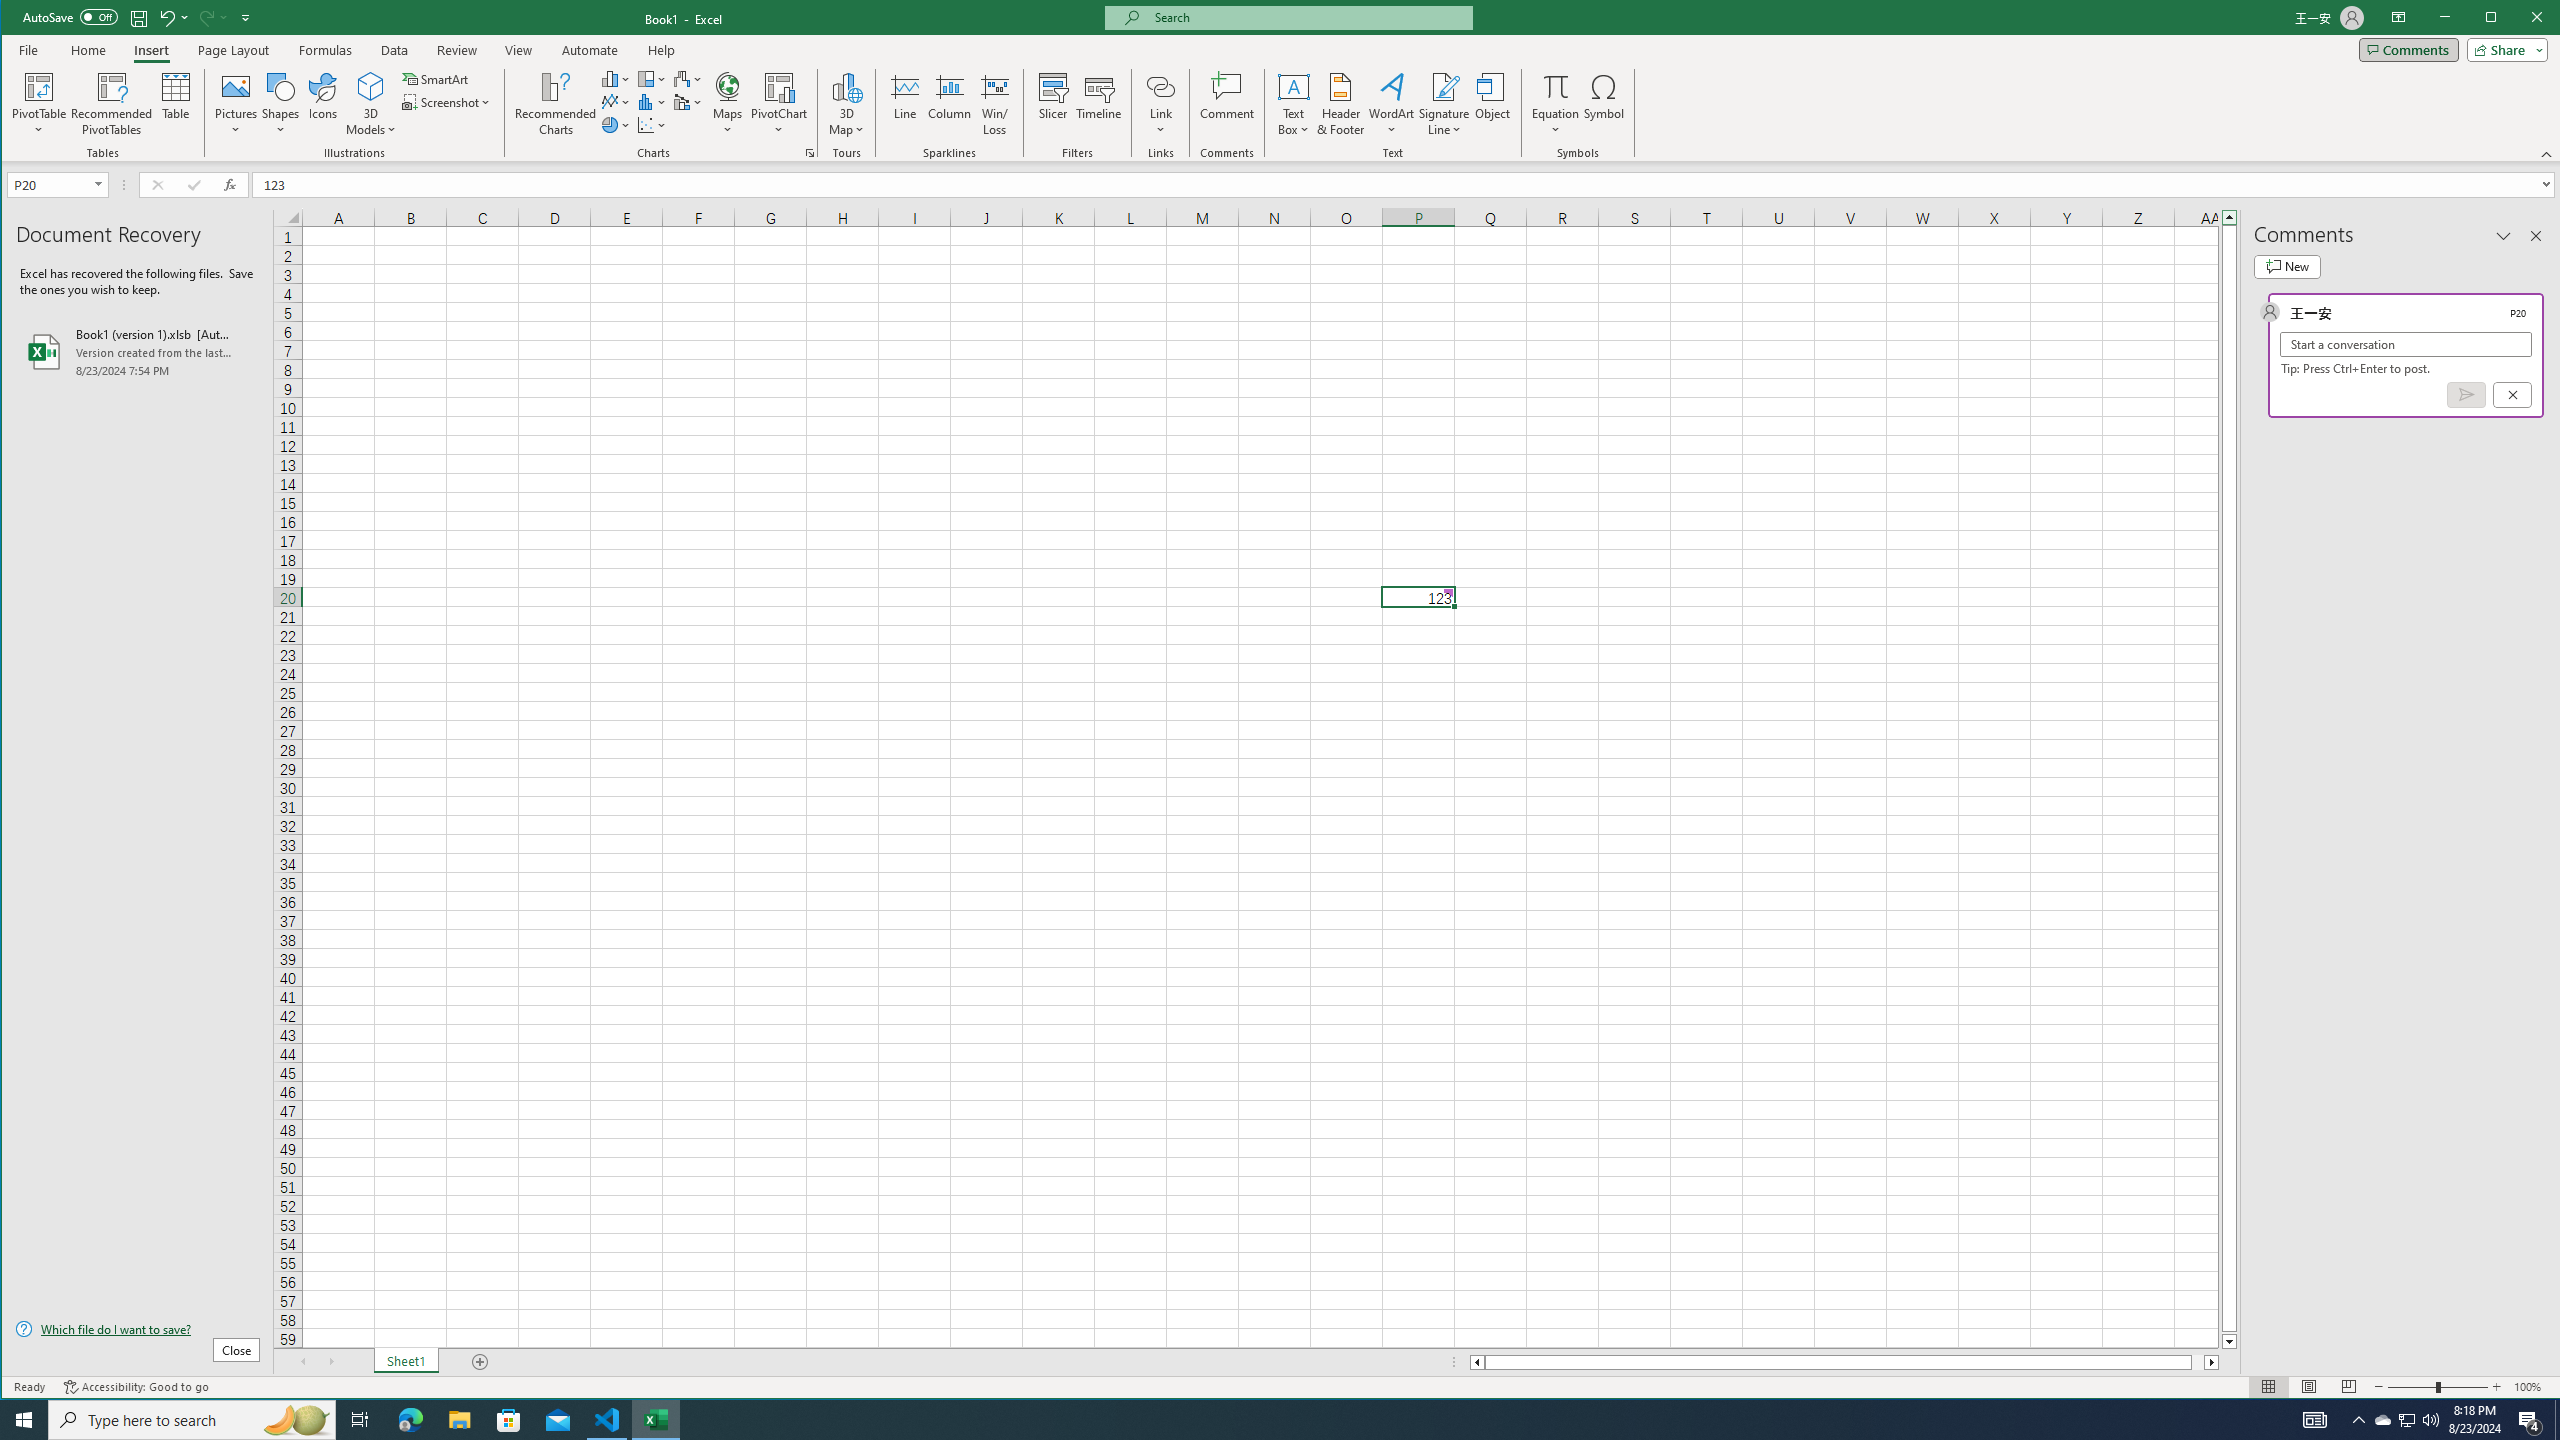 This screenshot has width=2560, height=1440. What do you see at coordinates (294, 1418) in the screenshot?
I see `'Search highlights icon opens search home window'` at bounding box center [294, 1418].